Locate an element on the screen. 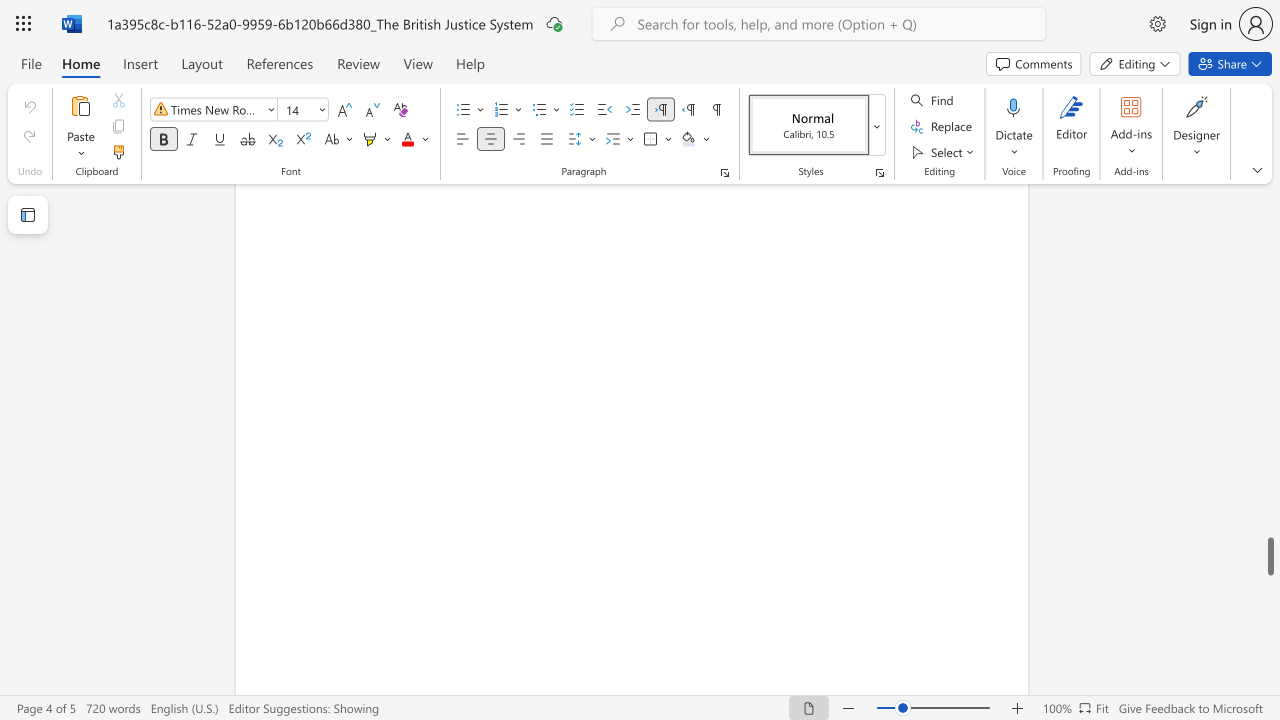  the scrollbar to adjust the page upward is located at coordinates (1269, 220).